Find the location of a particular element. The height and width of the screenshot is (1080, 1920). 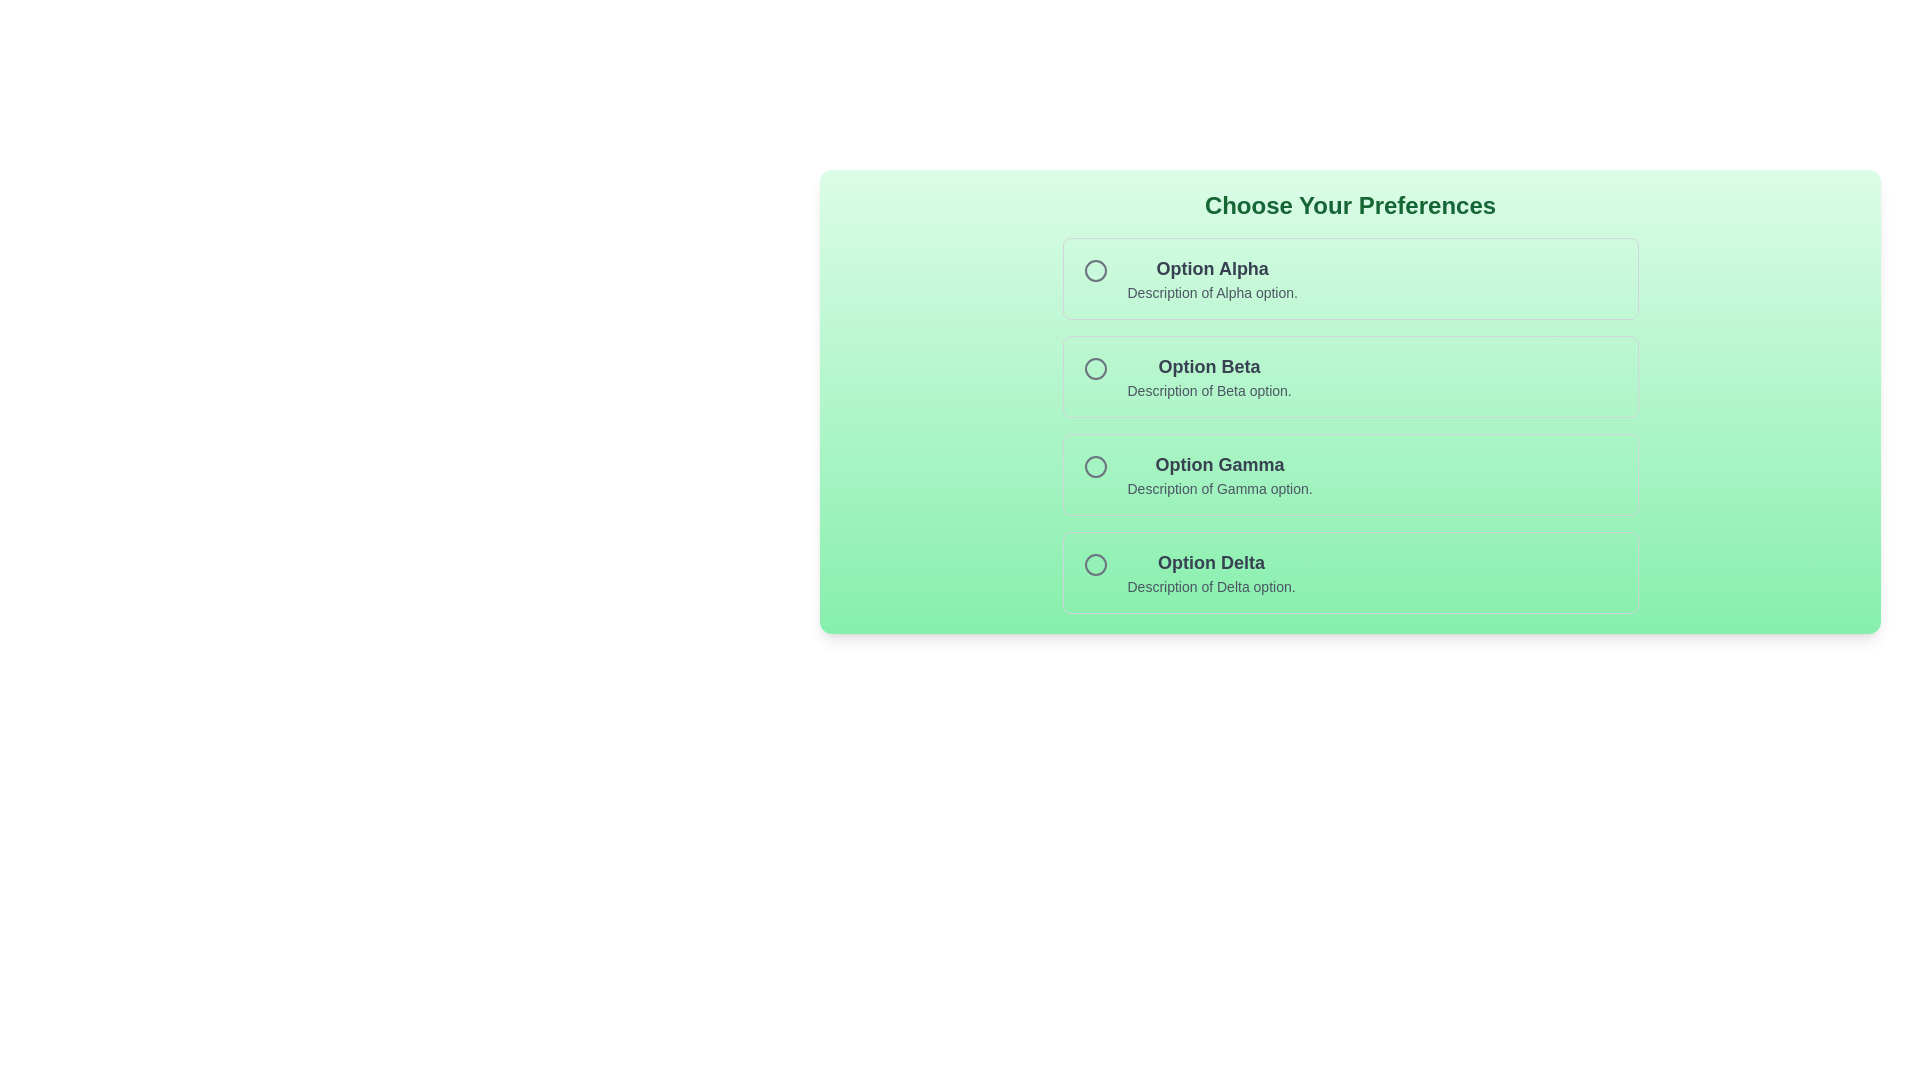

the text label that informs the user about the selectable option labeled 'Option Delta', which is the fourth option in the 'Choose Your Preferences' list, located near the center-right of the interface is located at coordinates (1210, 563).